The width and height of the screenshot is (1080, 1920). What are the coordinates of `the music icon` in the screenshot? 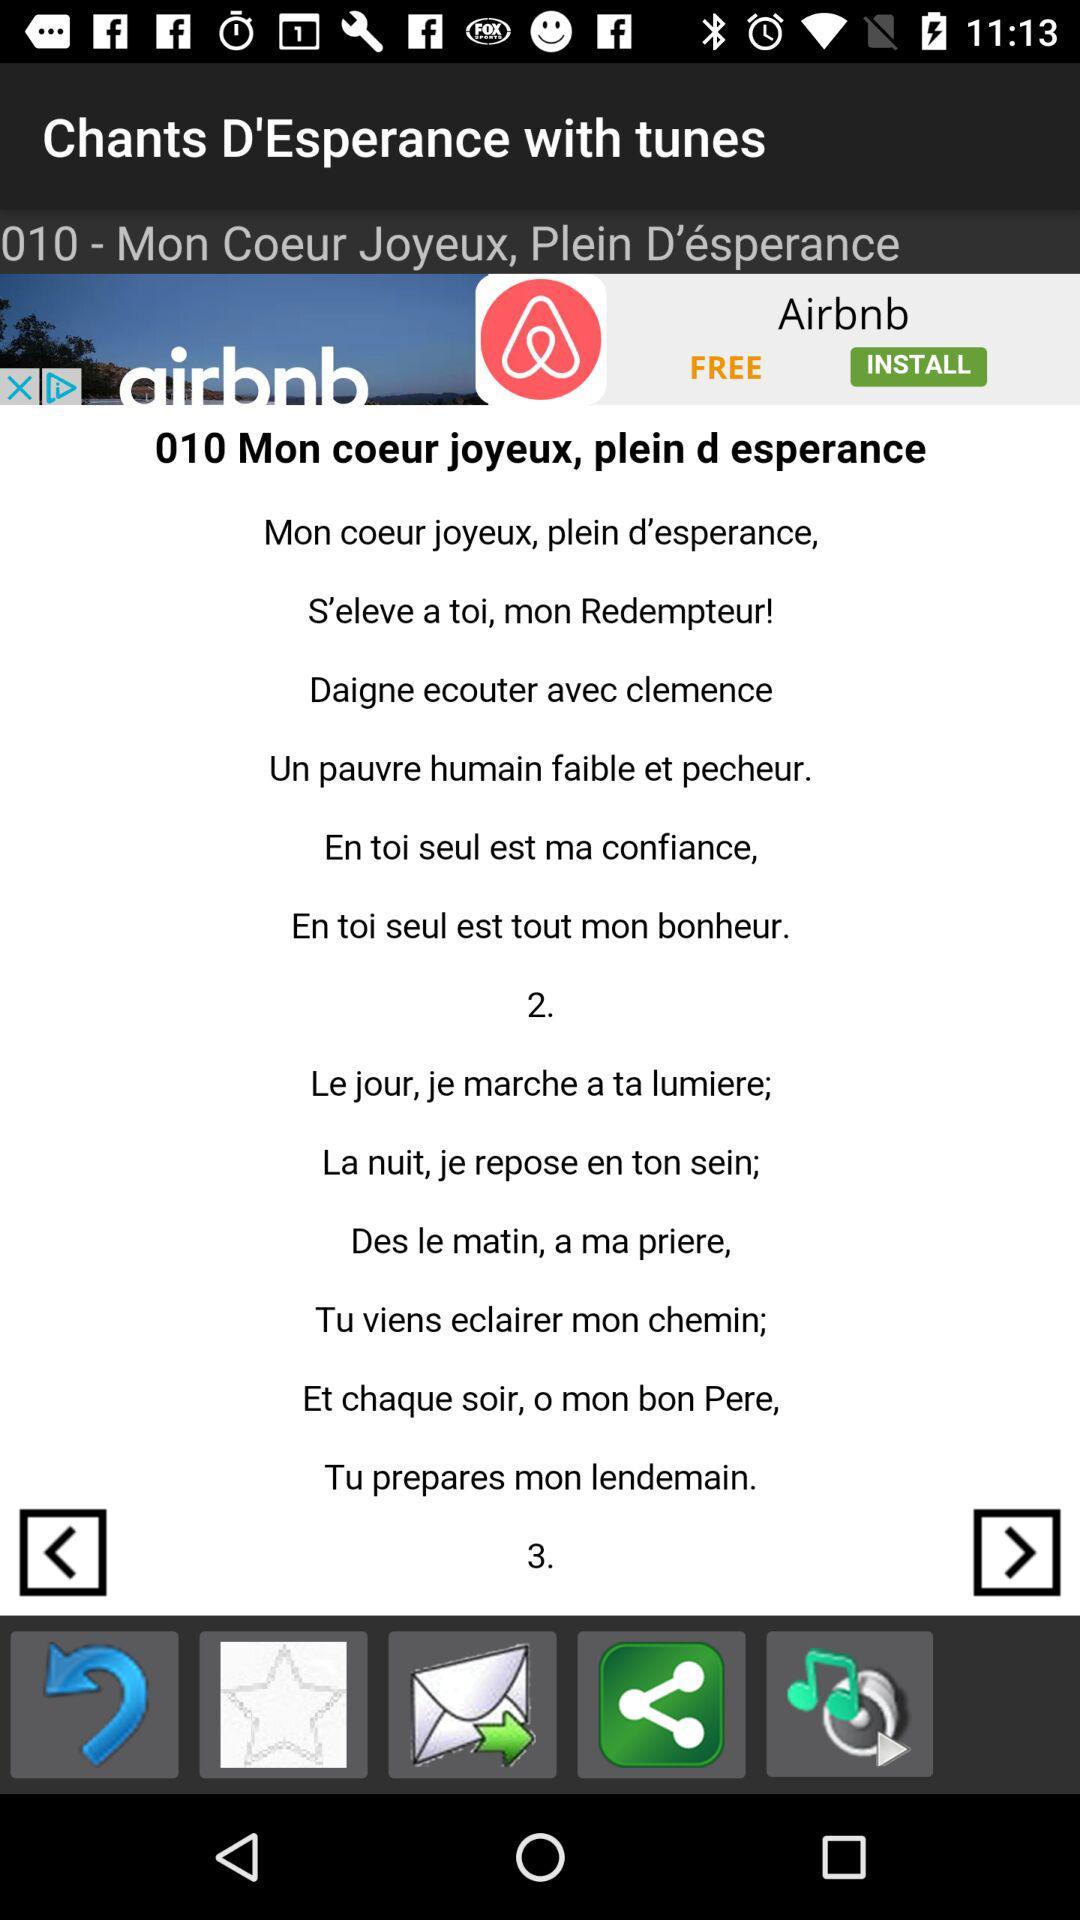 It's located at (849, 1703).